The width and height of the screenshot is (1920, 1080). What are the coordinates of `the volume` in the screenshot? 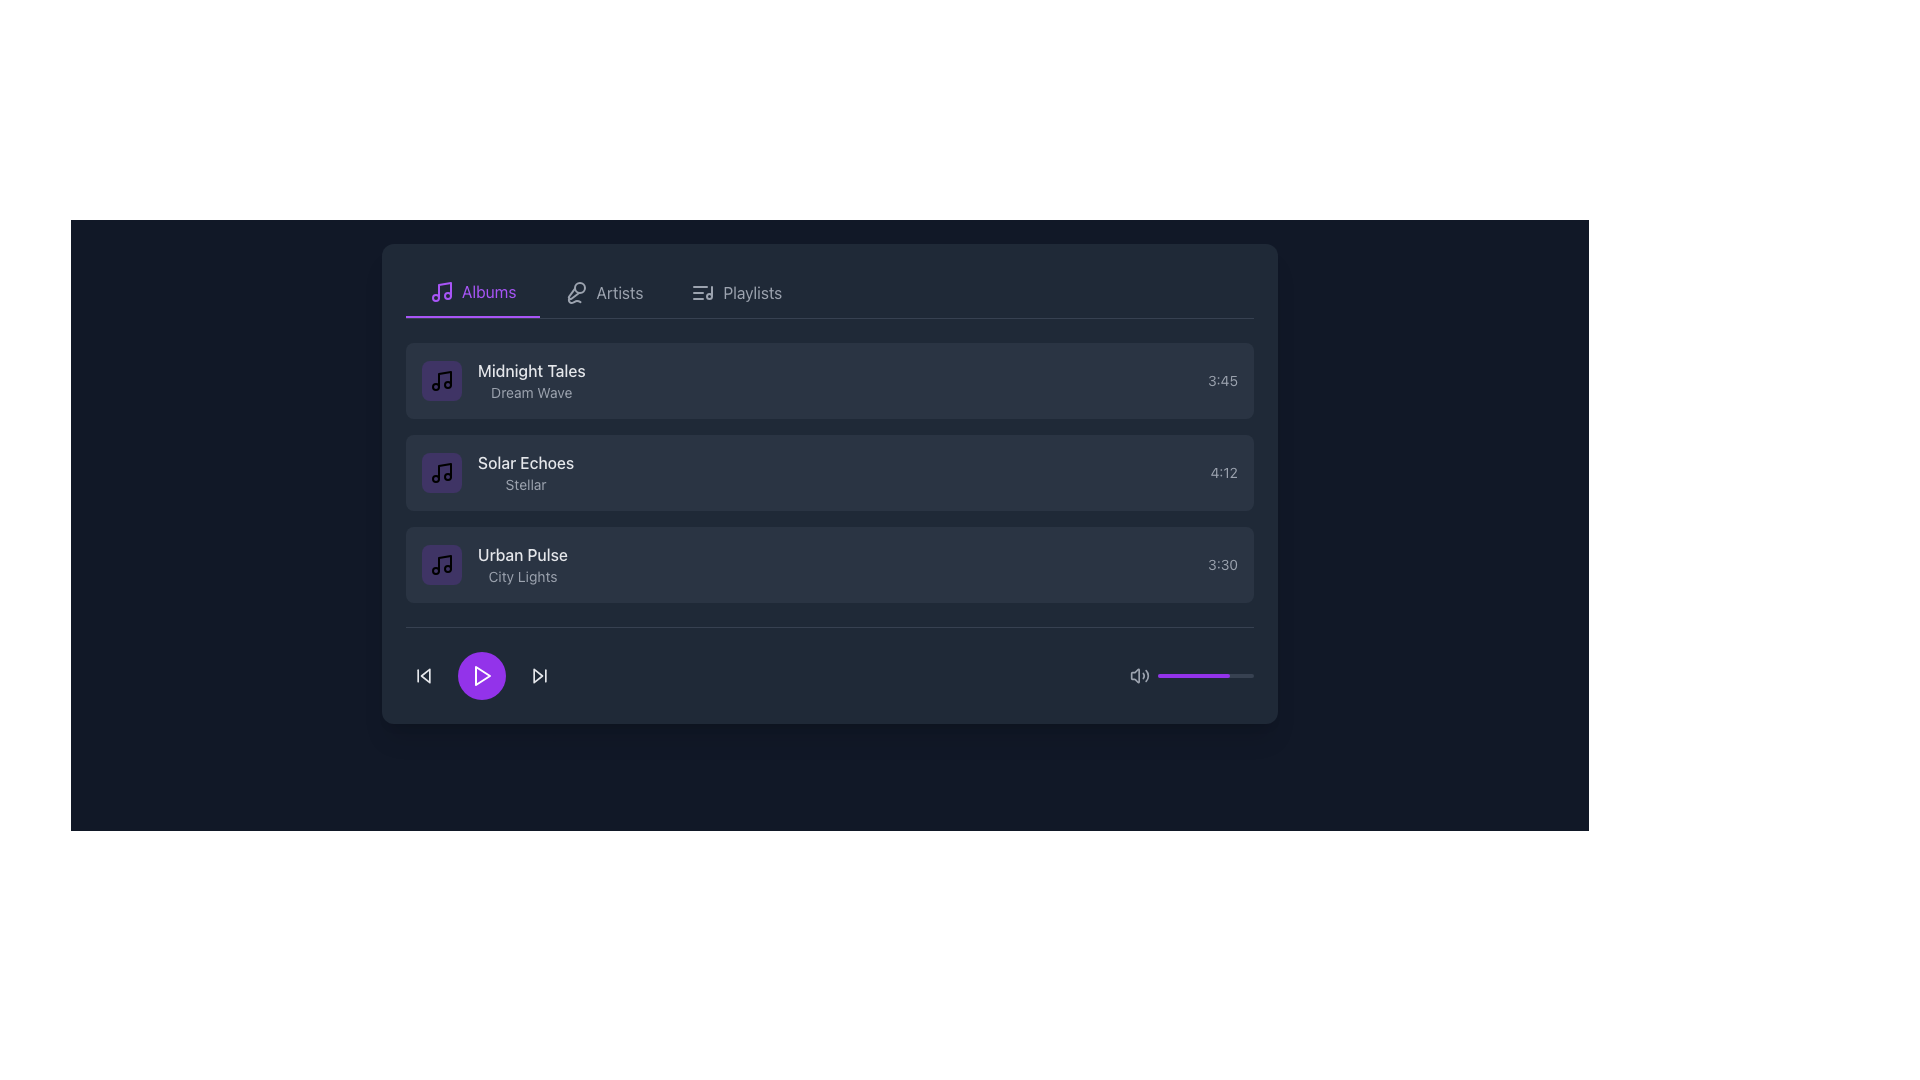 It's located at (1244, 675).